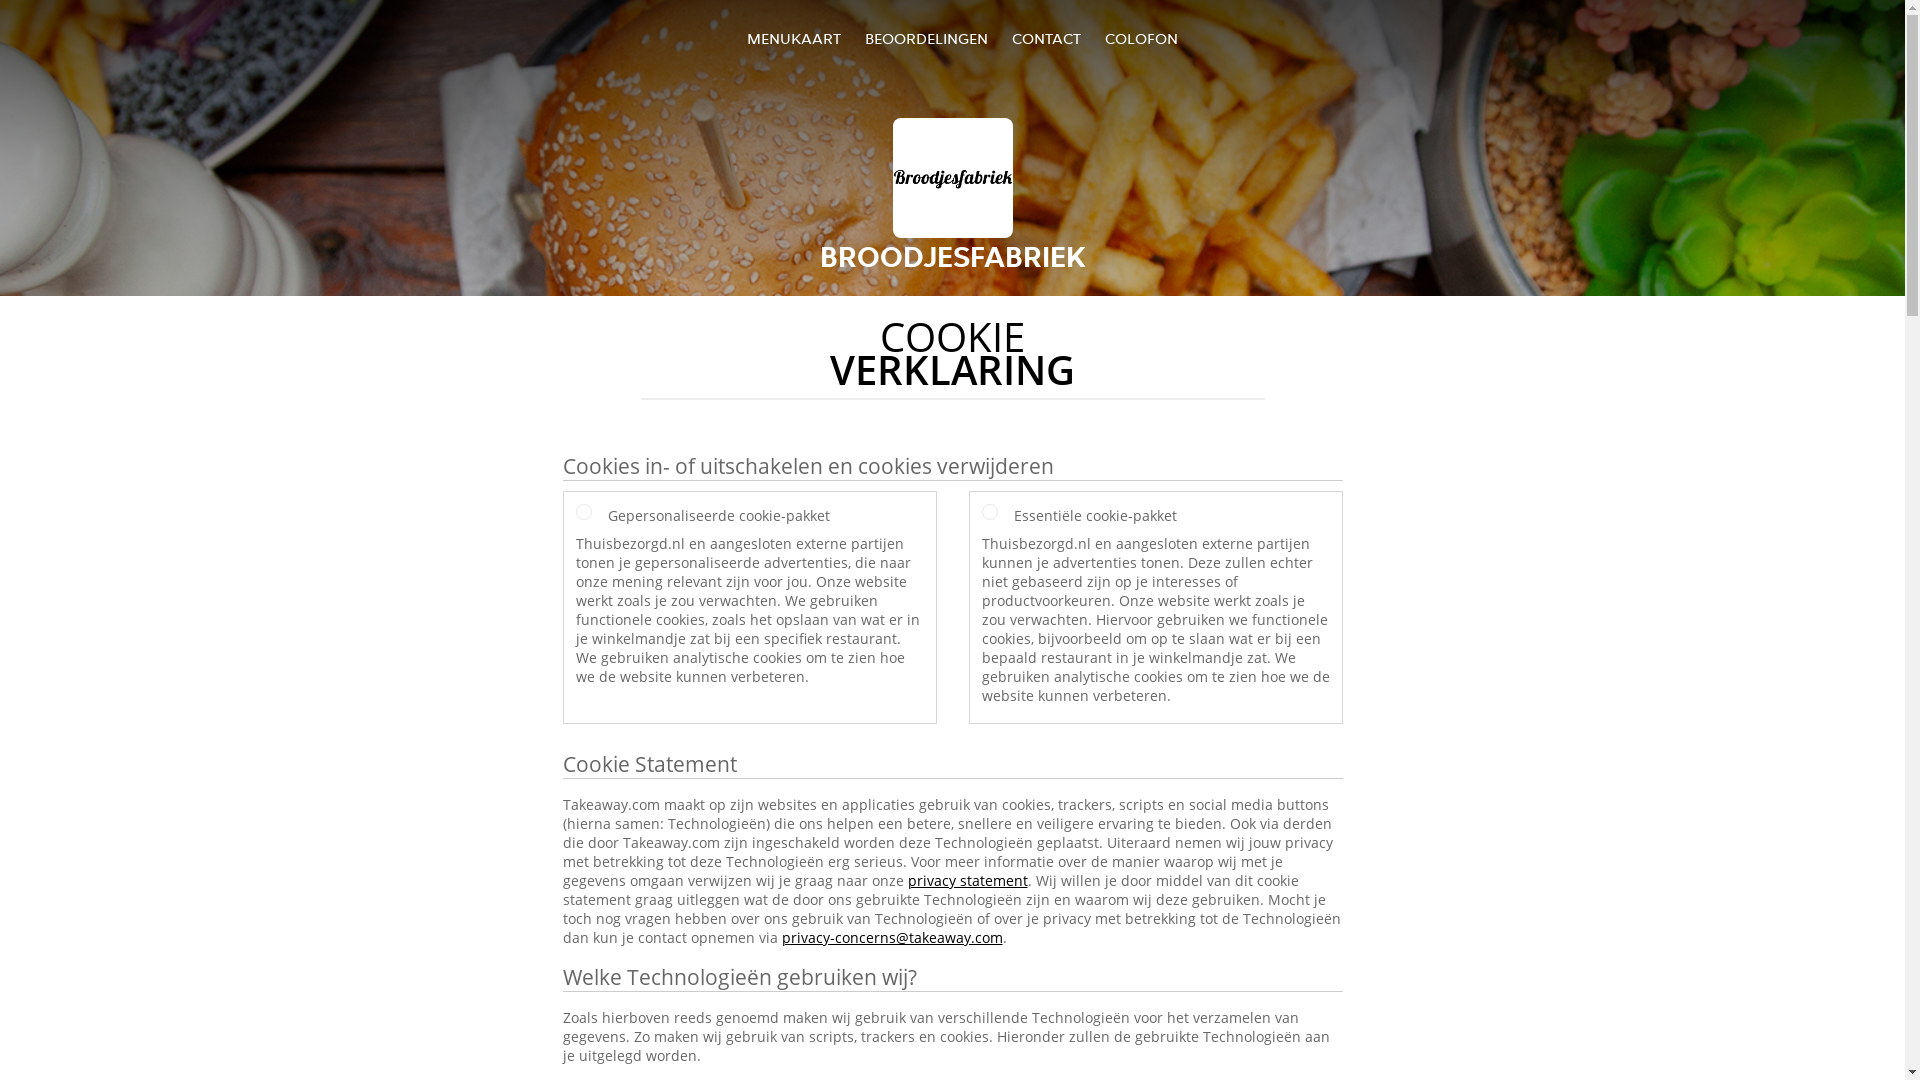 This screenshot has height=1080, width=1920. Describe the element at coordinates (1141, 38) in the screenshot. I see `'COLOFON'` at that location.